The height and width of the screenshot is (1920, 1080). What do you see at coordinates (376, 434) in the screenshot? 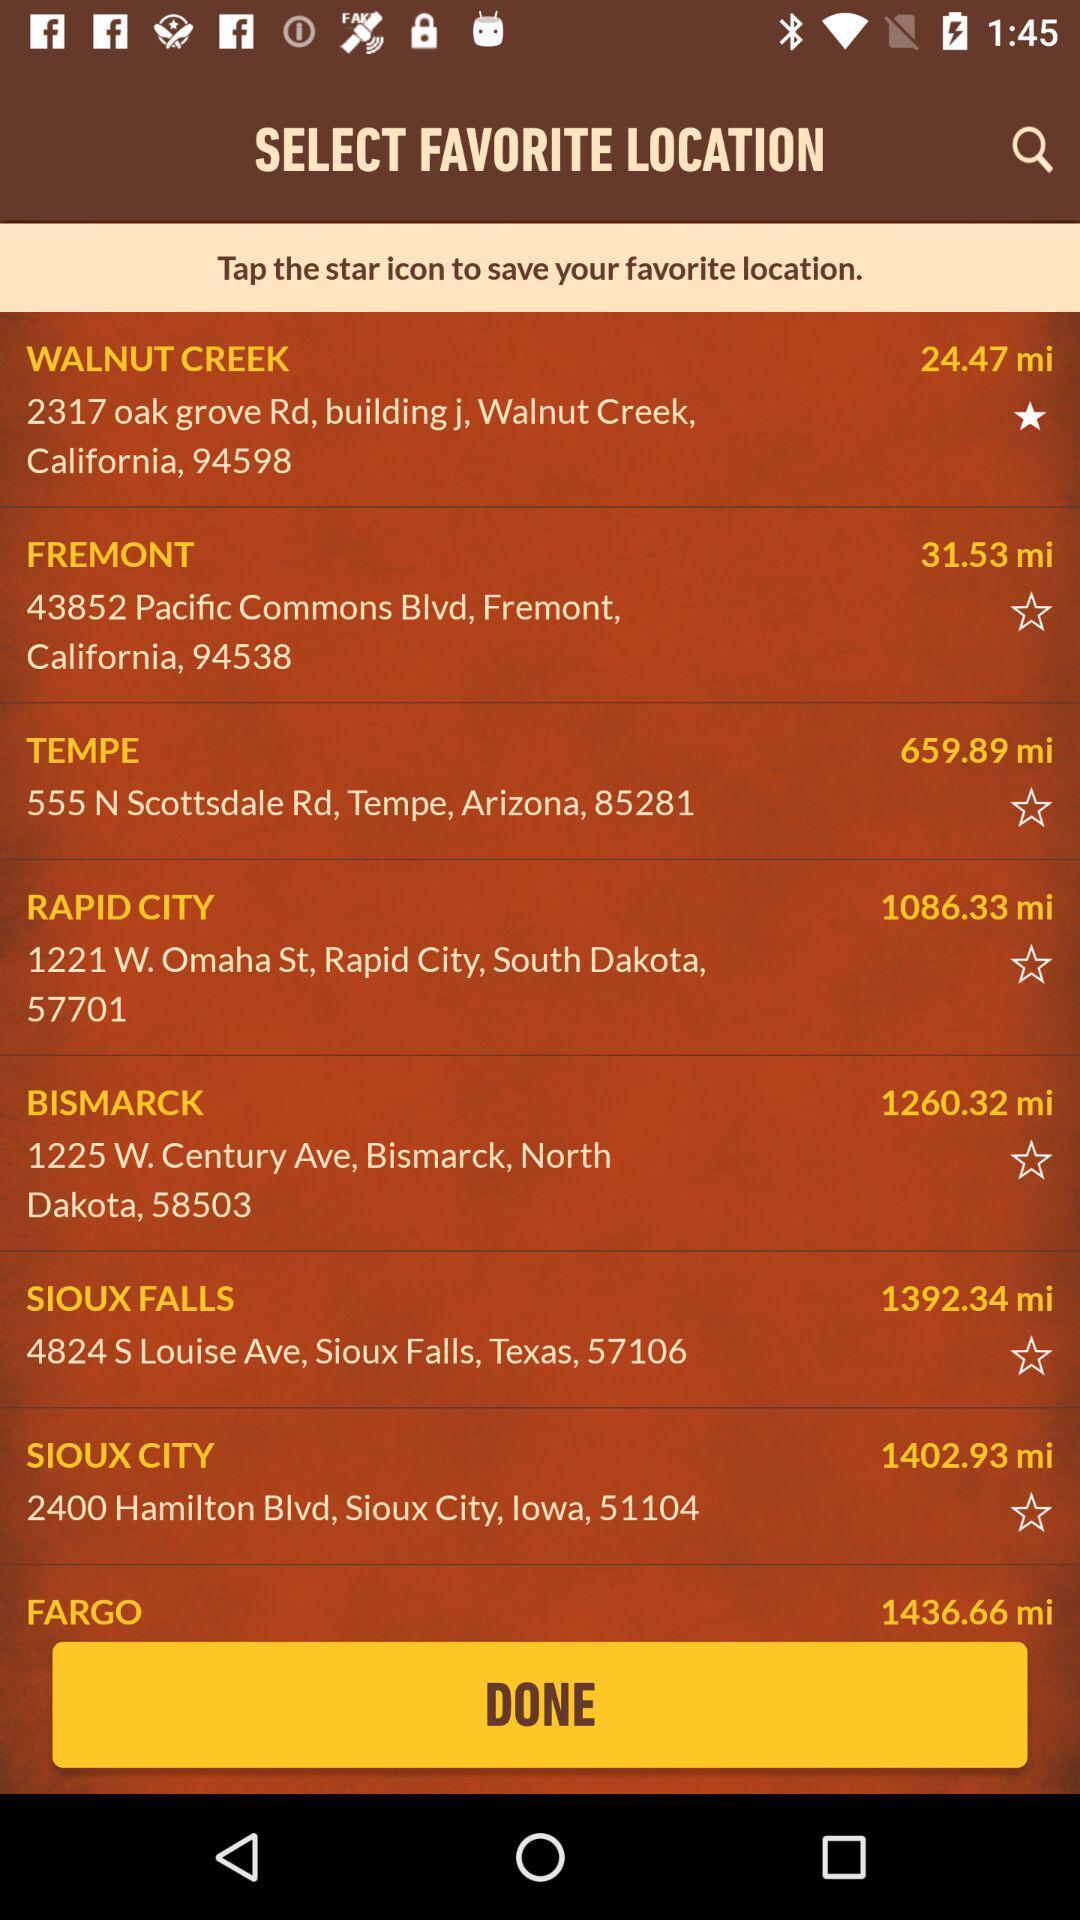
I see `icon below walnut creek item` at bounding box center [376, 434].